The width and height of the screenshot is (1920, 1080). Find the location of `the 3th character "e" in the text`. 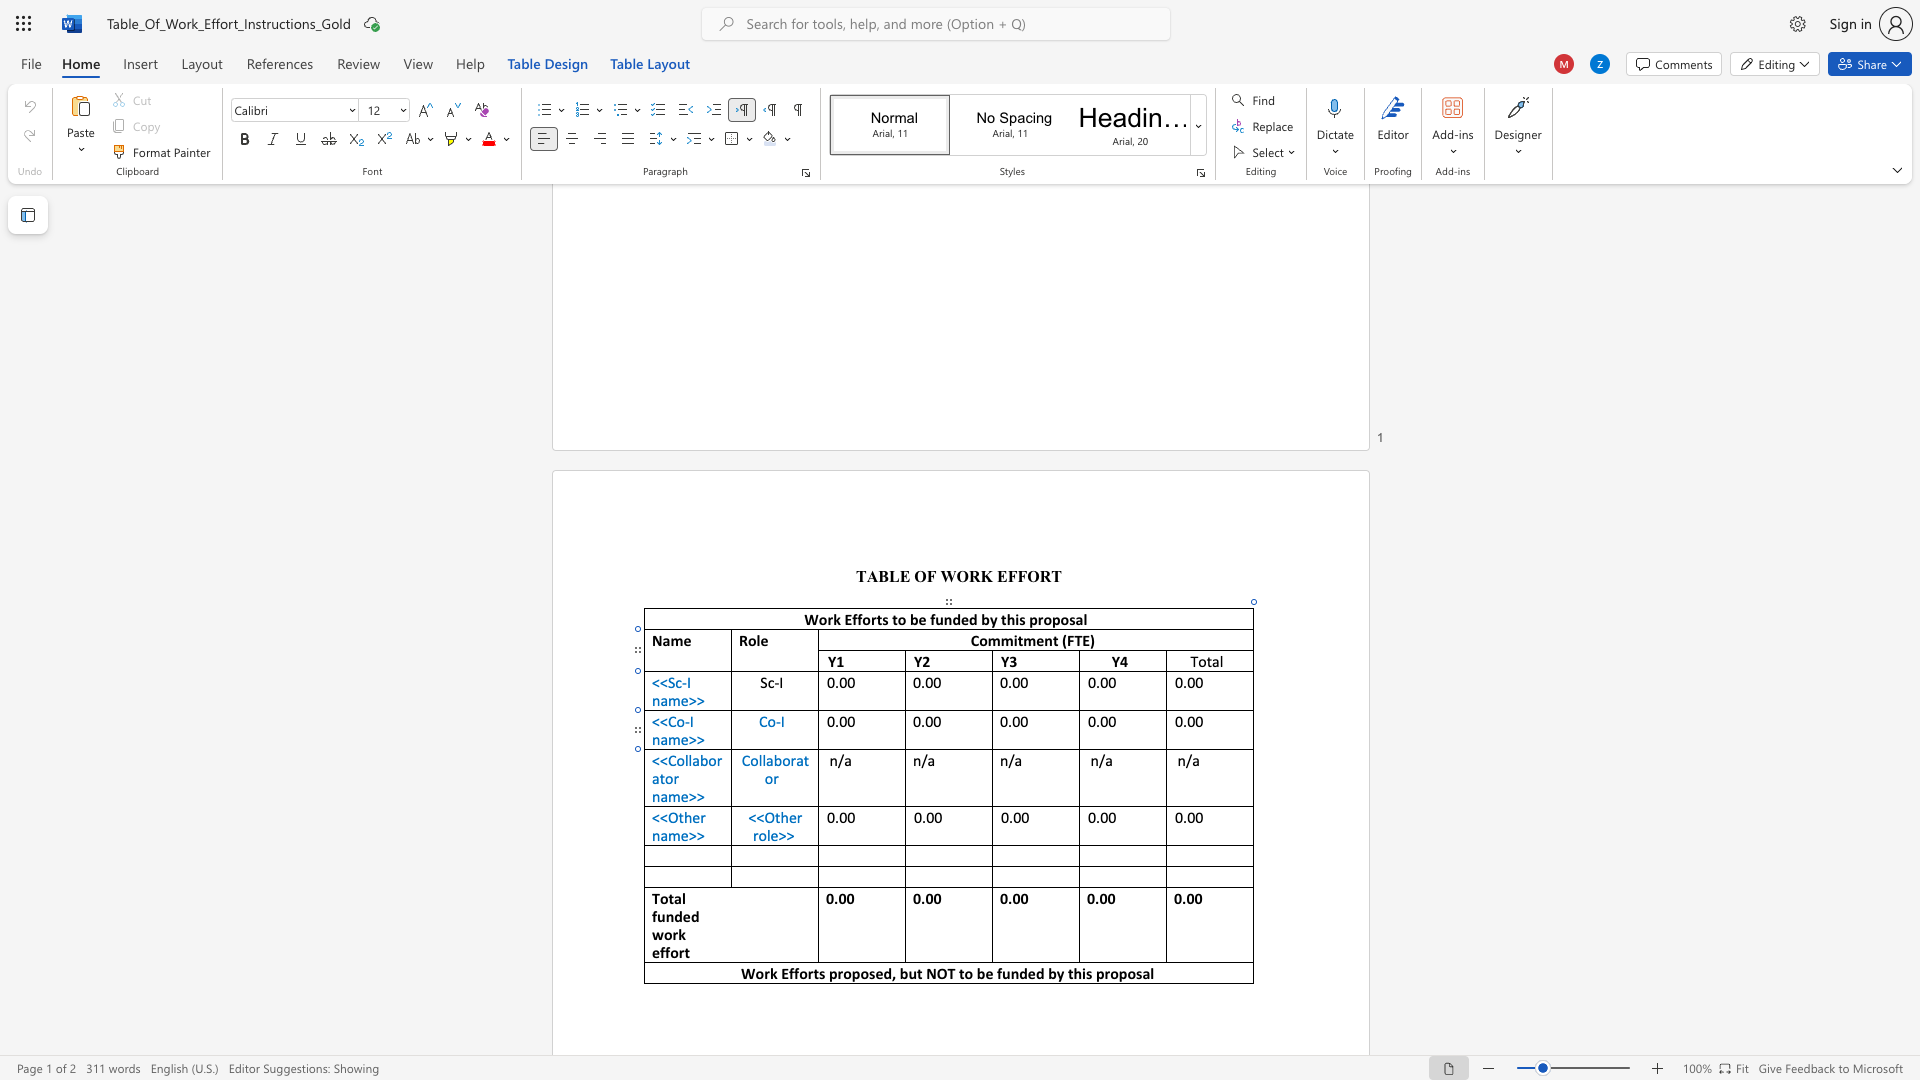

the 3th character "e" in the text is located at coordinates (1031, 972).